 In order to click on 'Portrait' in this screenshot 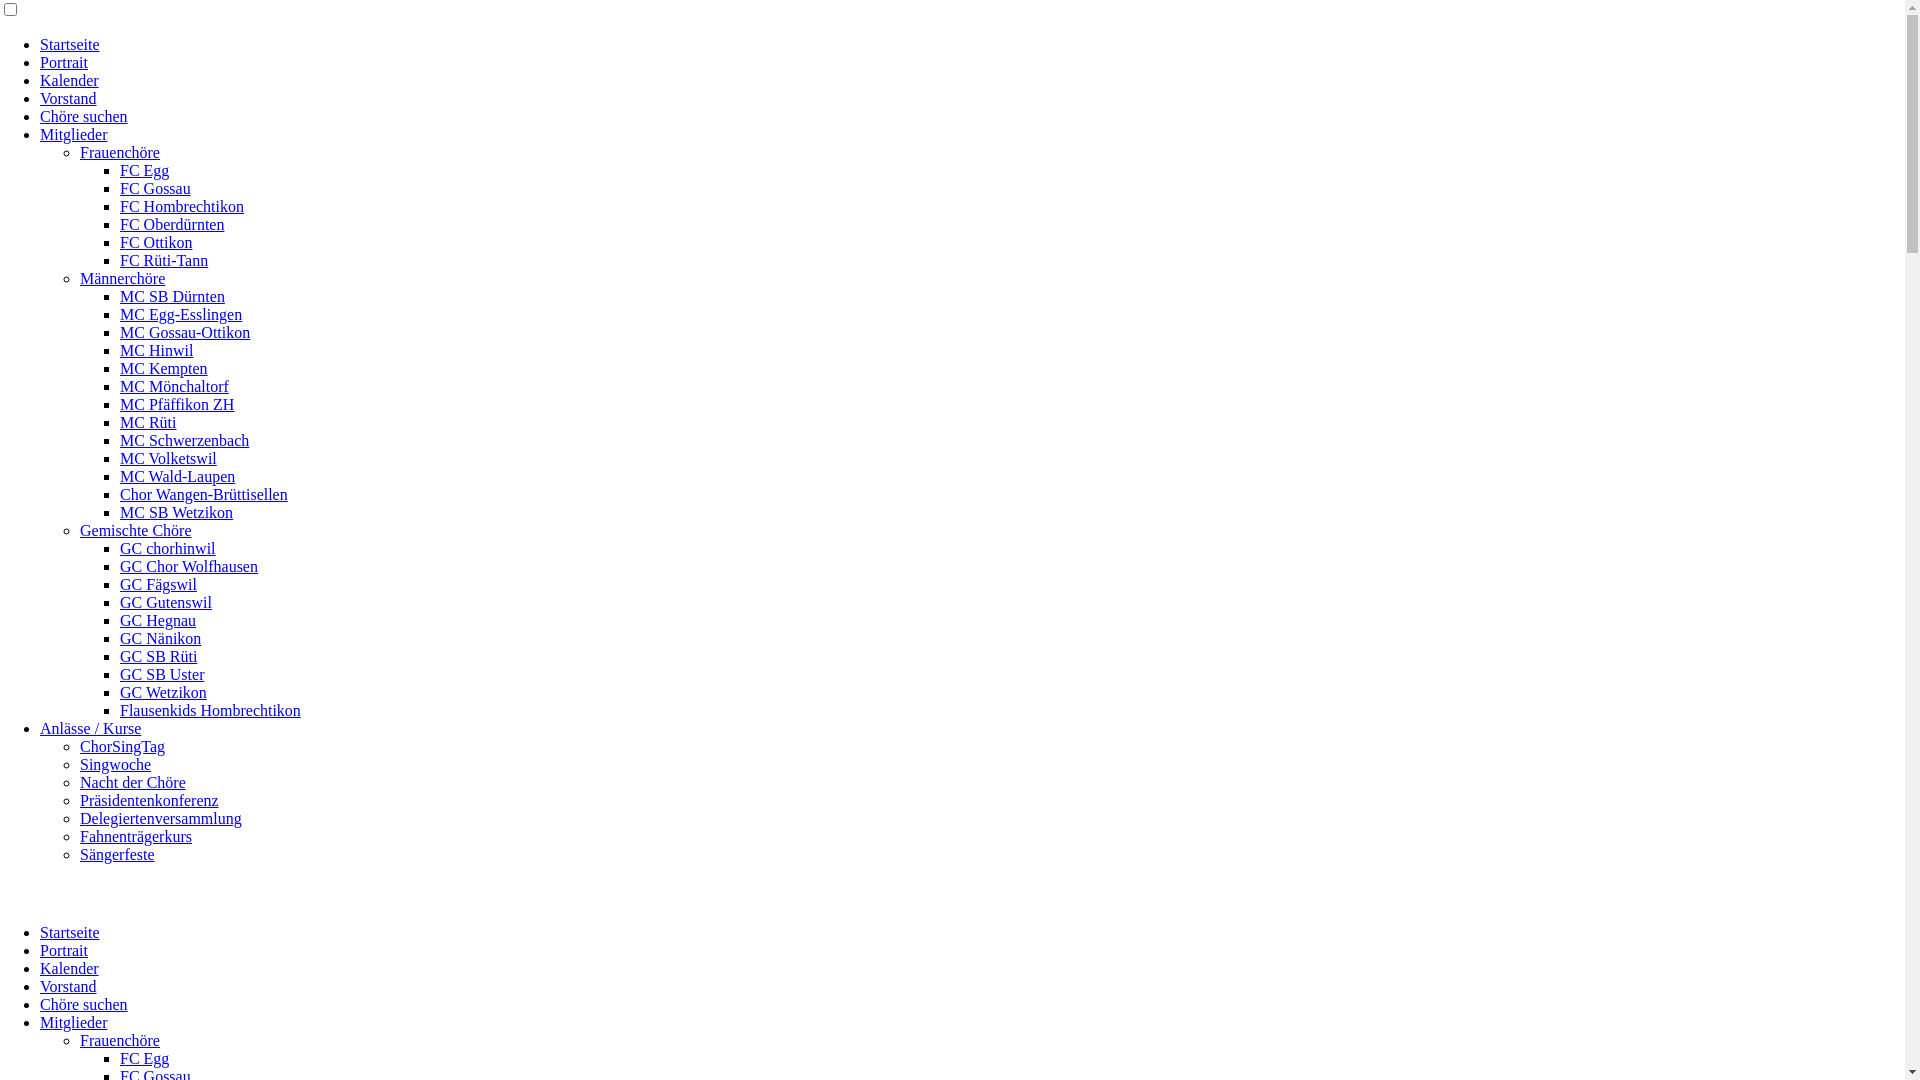, I will do `click(63, 61)`.